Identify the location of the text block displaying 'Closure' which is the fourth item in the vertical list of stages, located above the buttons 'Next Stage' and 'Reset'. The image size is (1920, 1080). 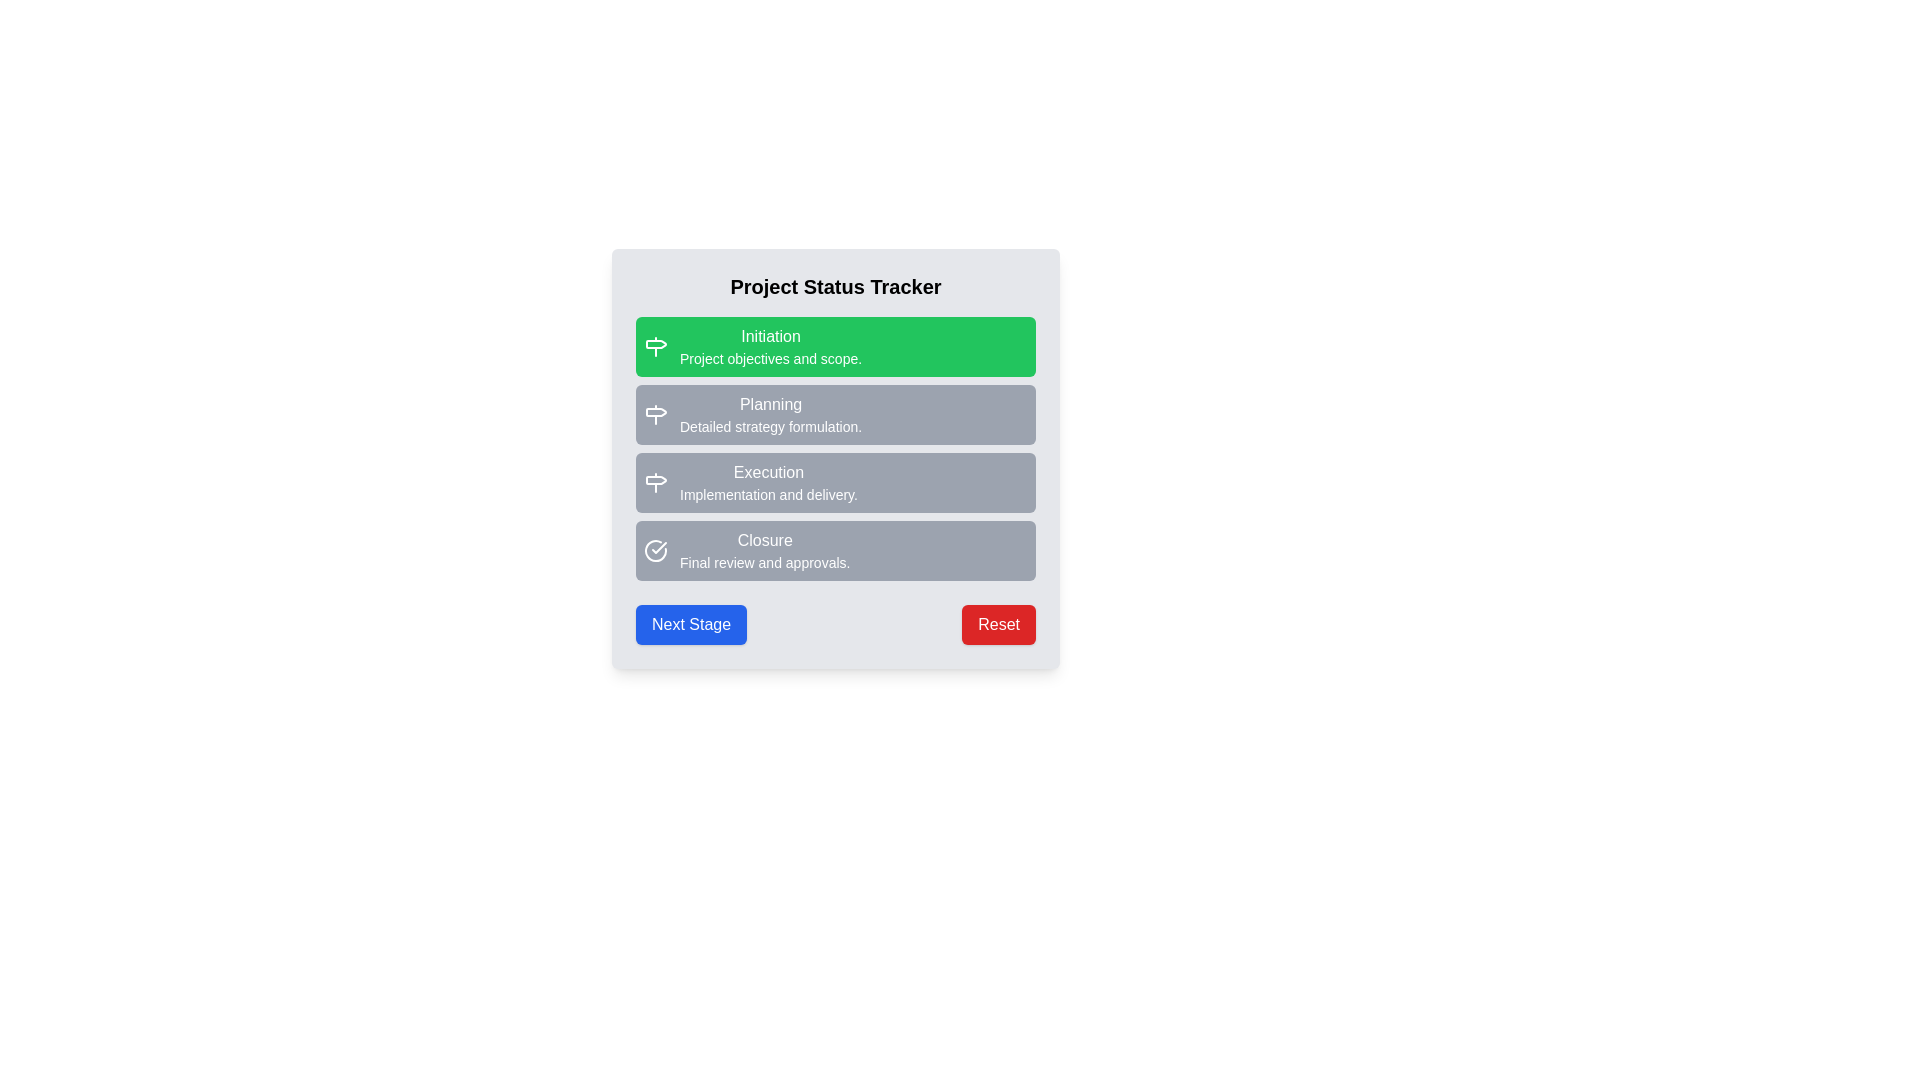
(764, 551).